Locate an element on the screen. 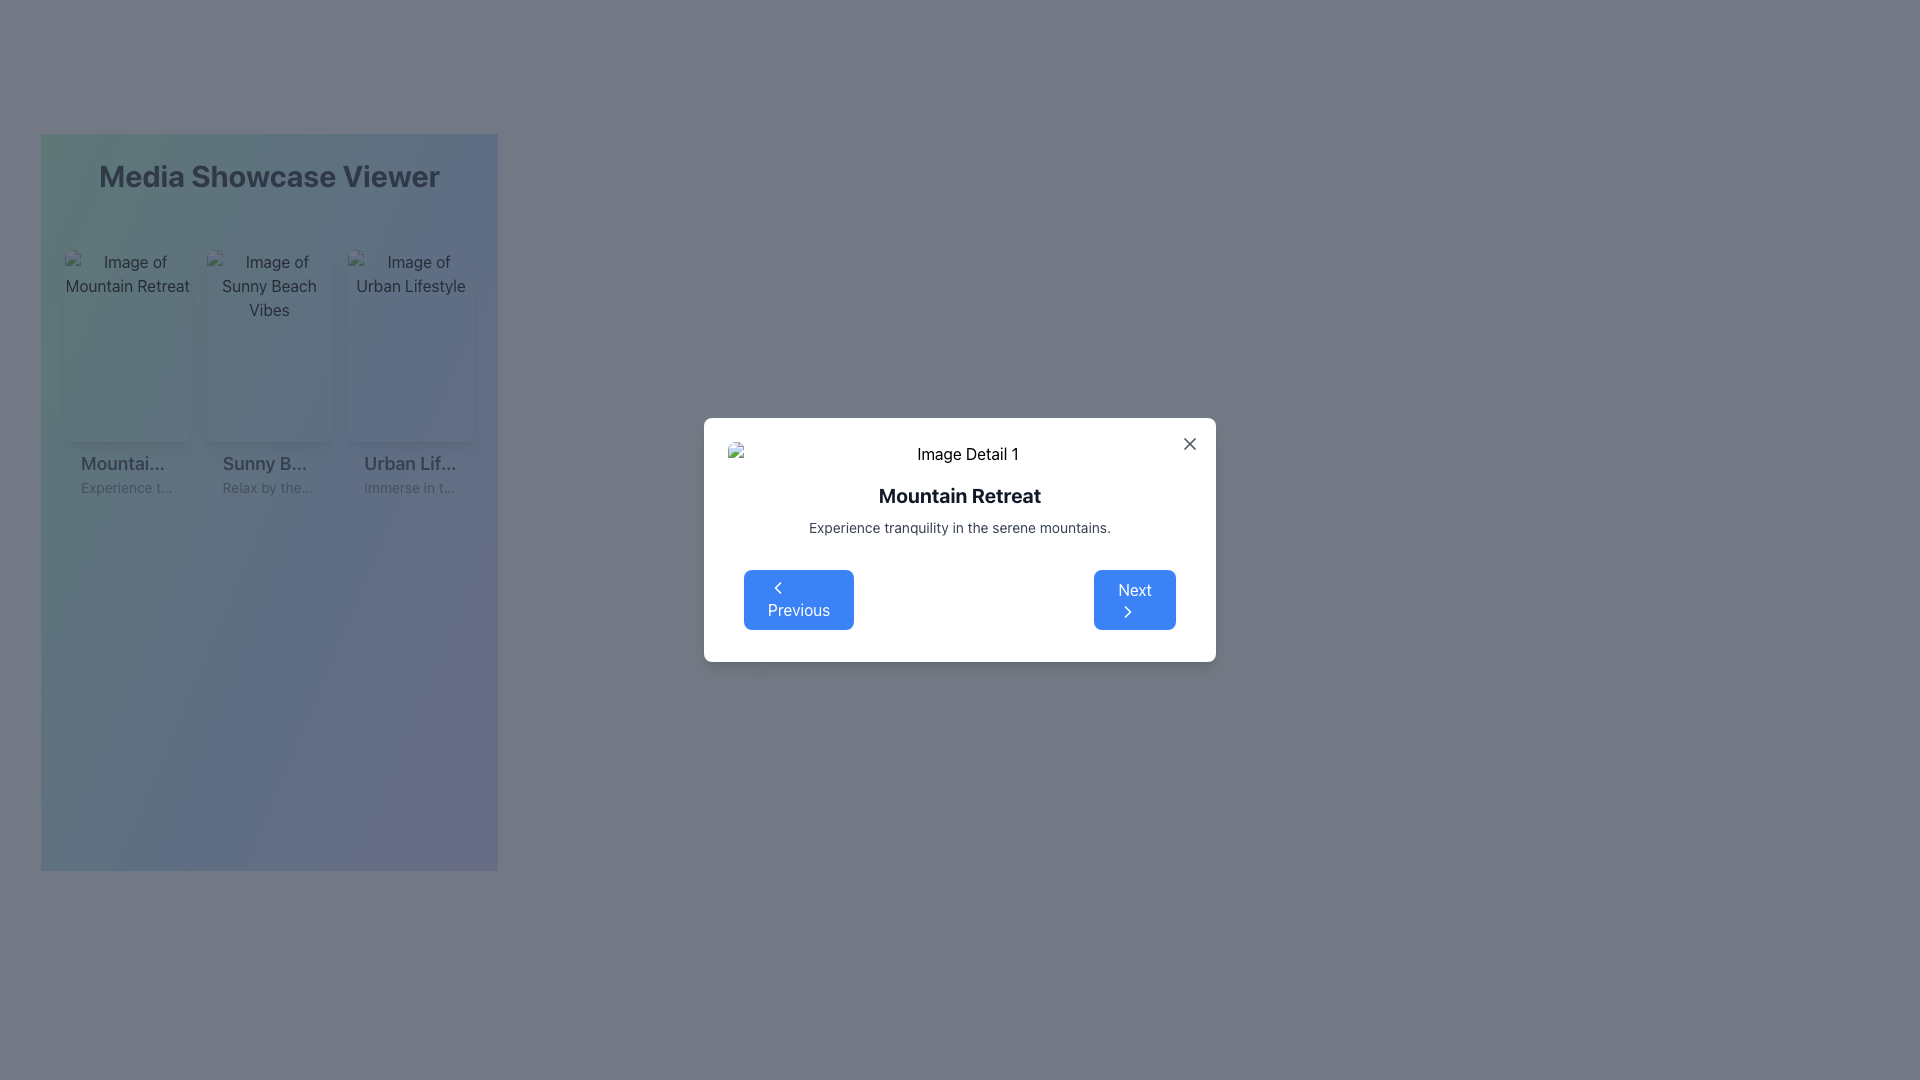  the text element stating 'Experience tranquility in the serene mountains.' which is positioned below the heading 'Mountain Retreat' is located at coordinates (960, 527).